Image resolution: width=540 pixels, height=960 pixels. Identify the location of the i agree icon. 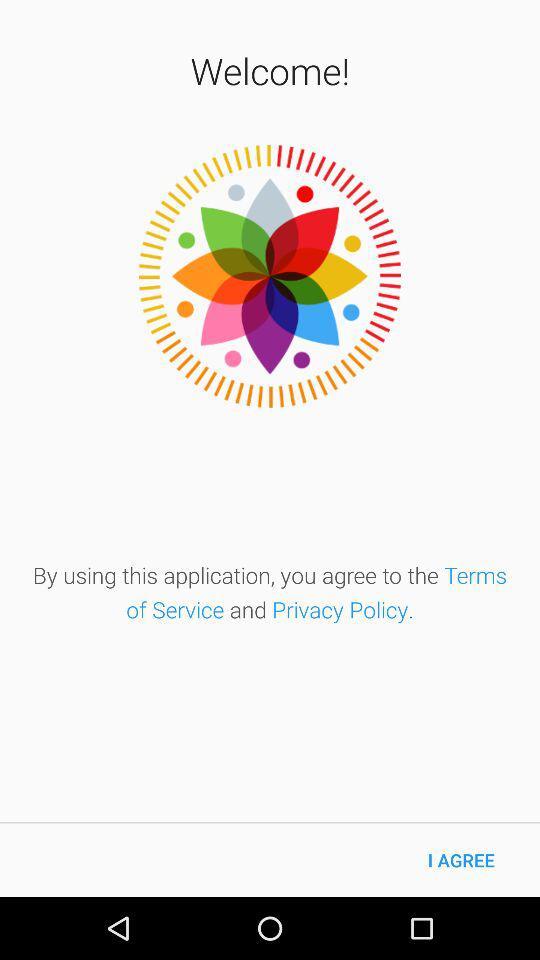
(461, 859).